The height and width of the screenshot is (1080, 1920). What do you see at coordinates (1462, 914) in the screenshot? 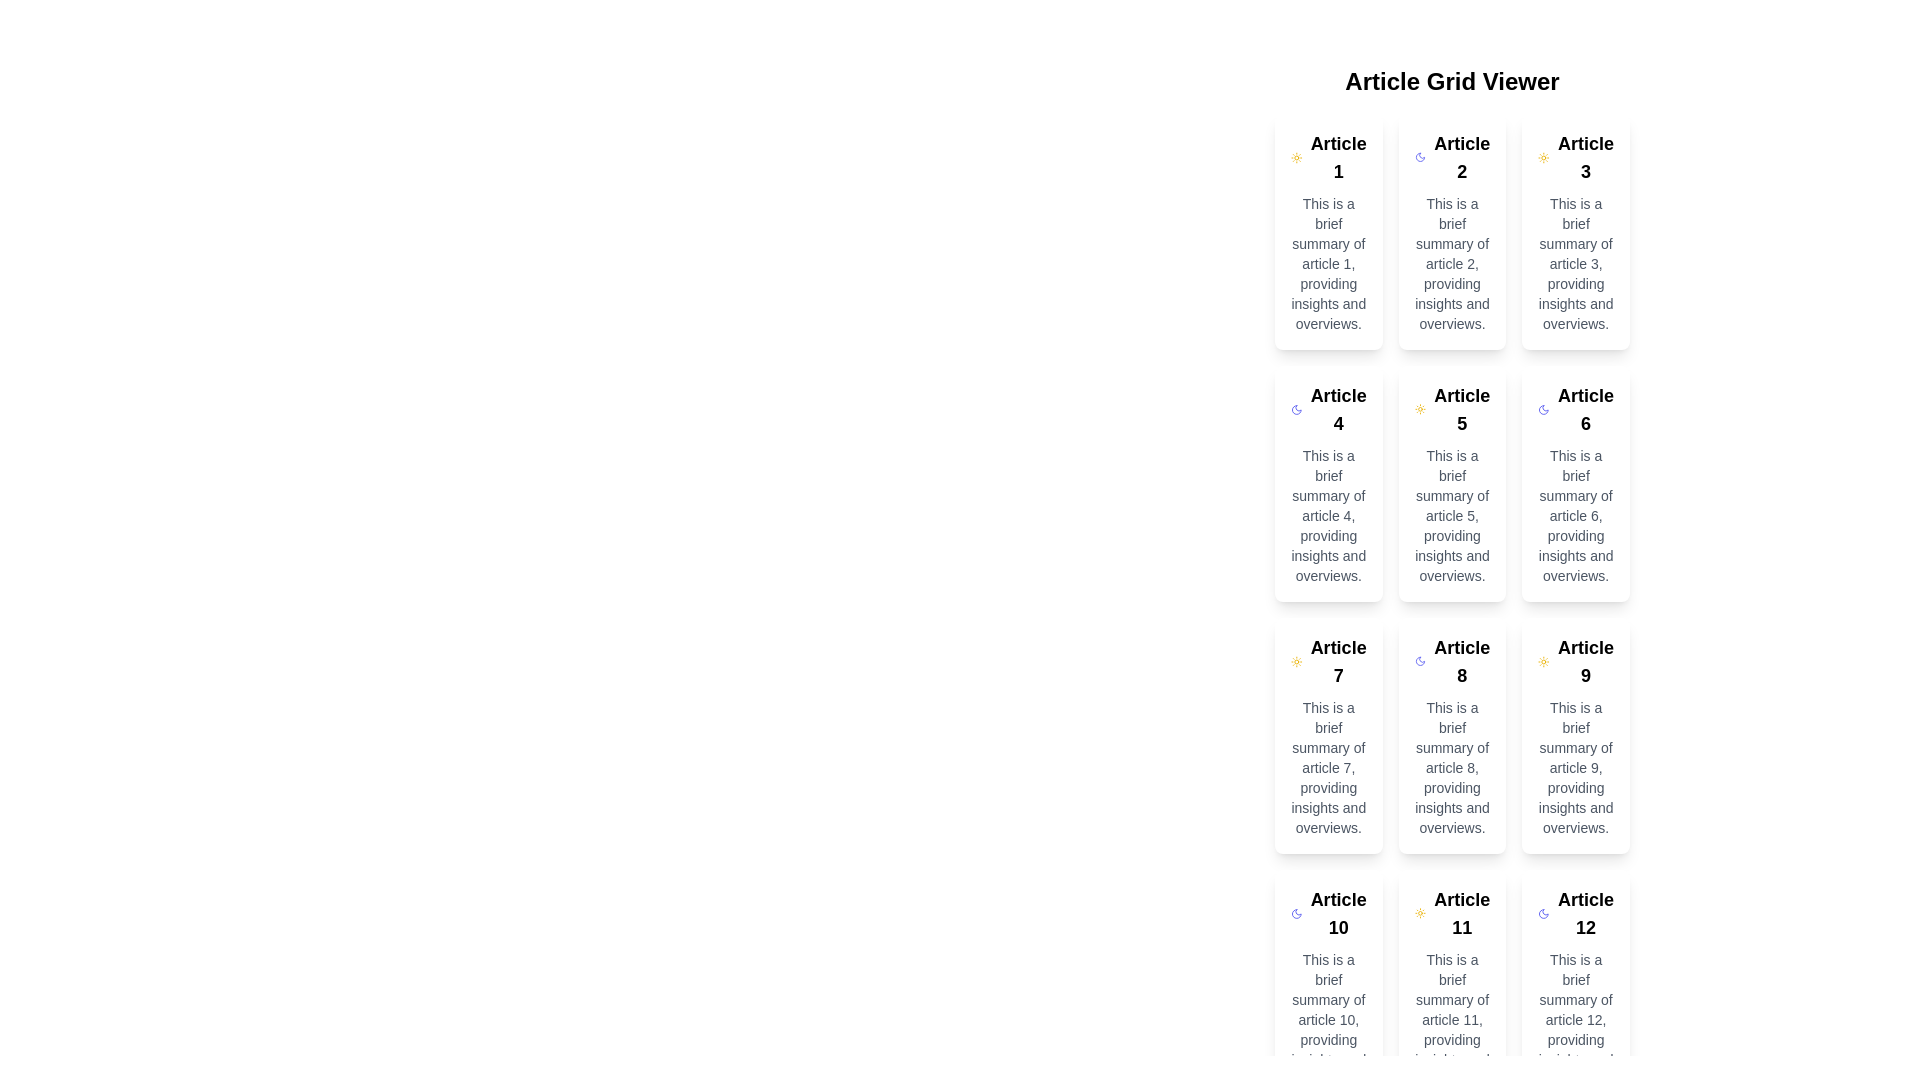
I see `title 'Article 11' which is styled with a bold and slightly larger font, located in the central column of the bottom row in the article grid layout` at bounding box center [1462, 914].